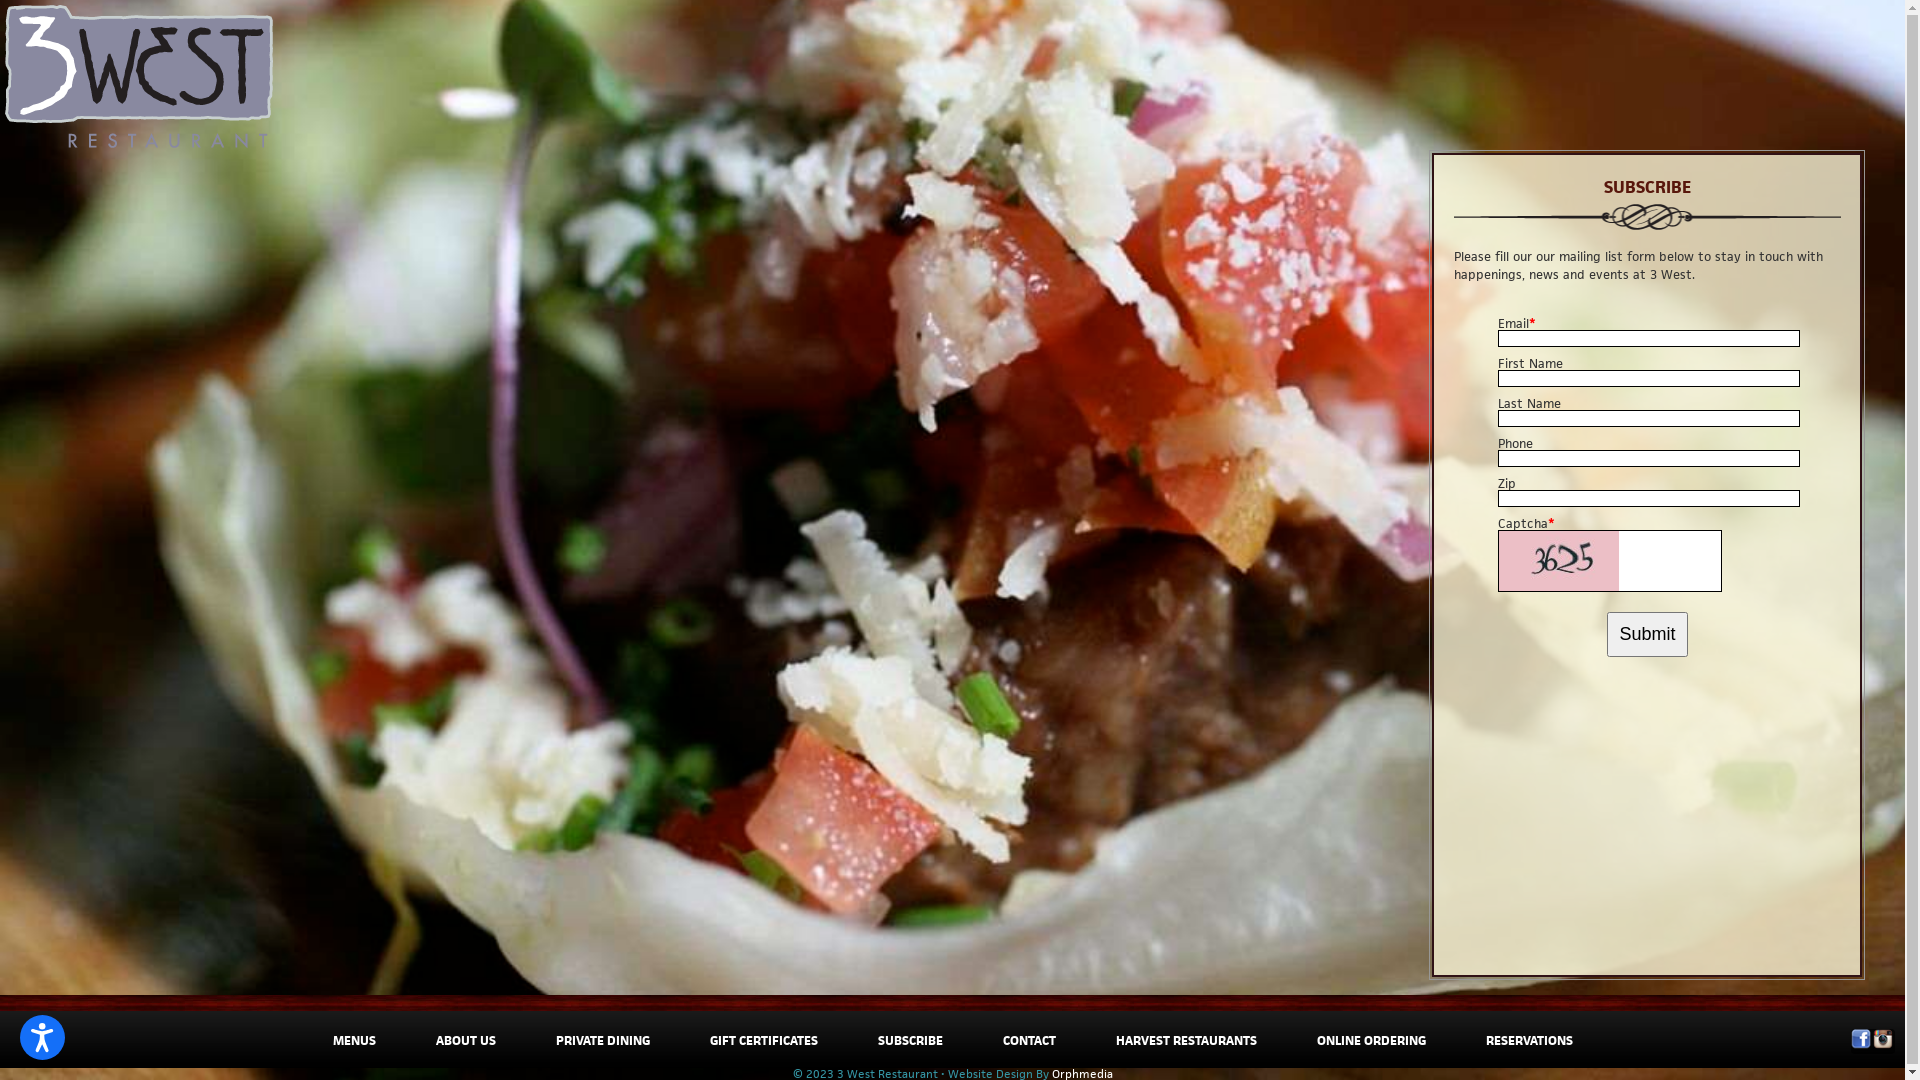  Describe the element at coordinates (1881, 1043) in the screenshot. I see `'Instagram'` at that location.